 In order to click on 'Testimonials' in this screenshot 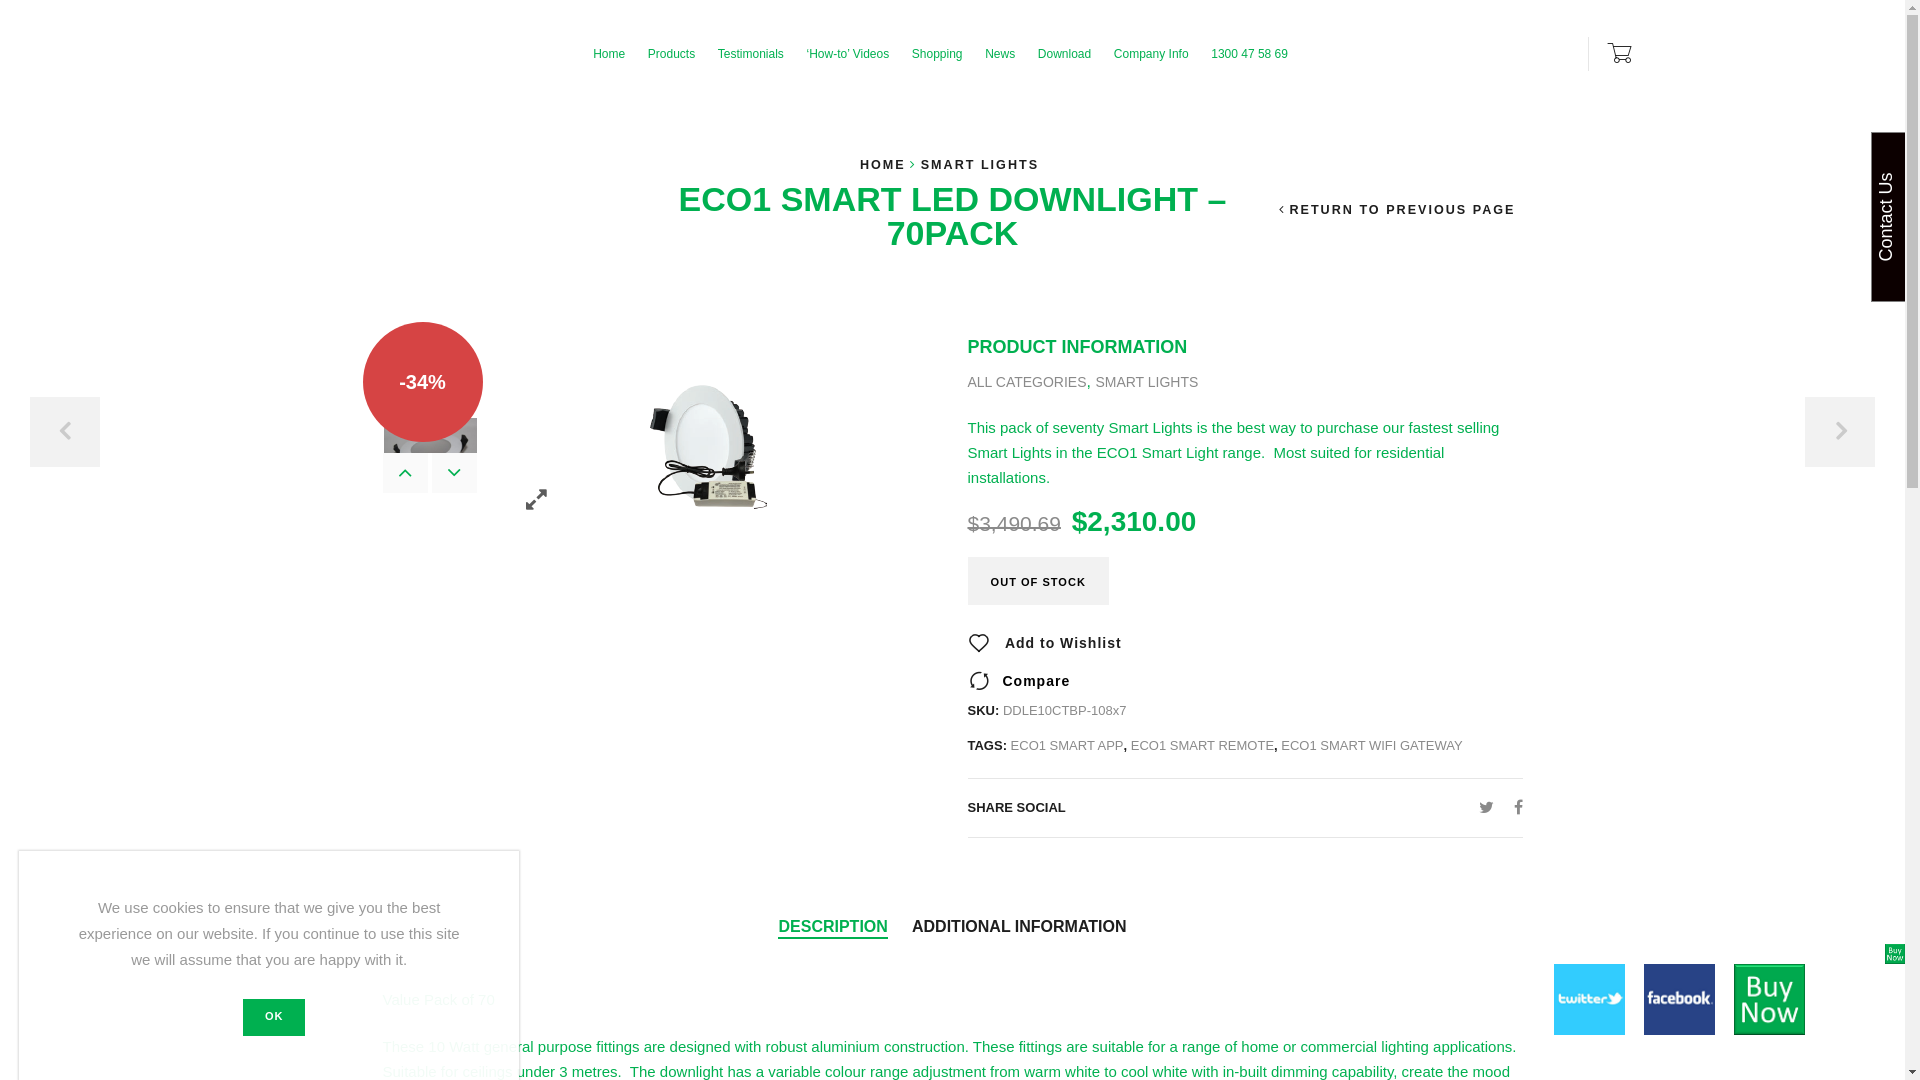, I will do `click(750, 53)`.